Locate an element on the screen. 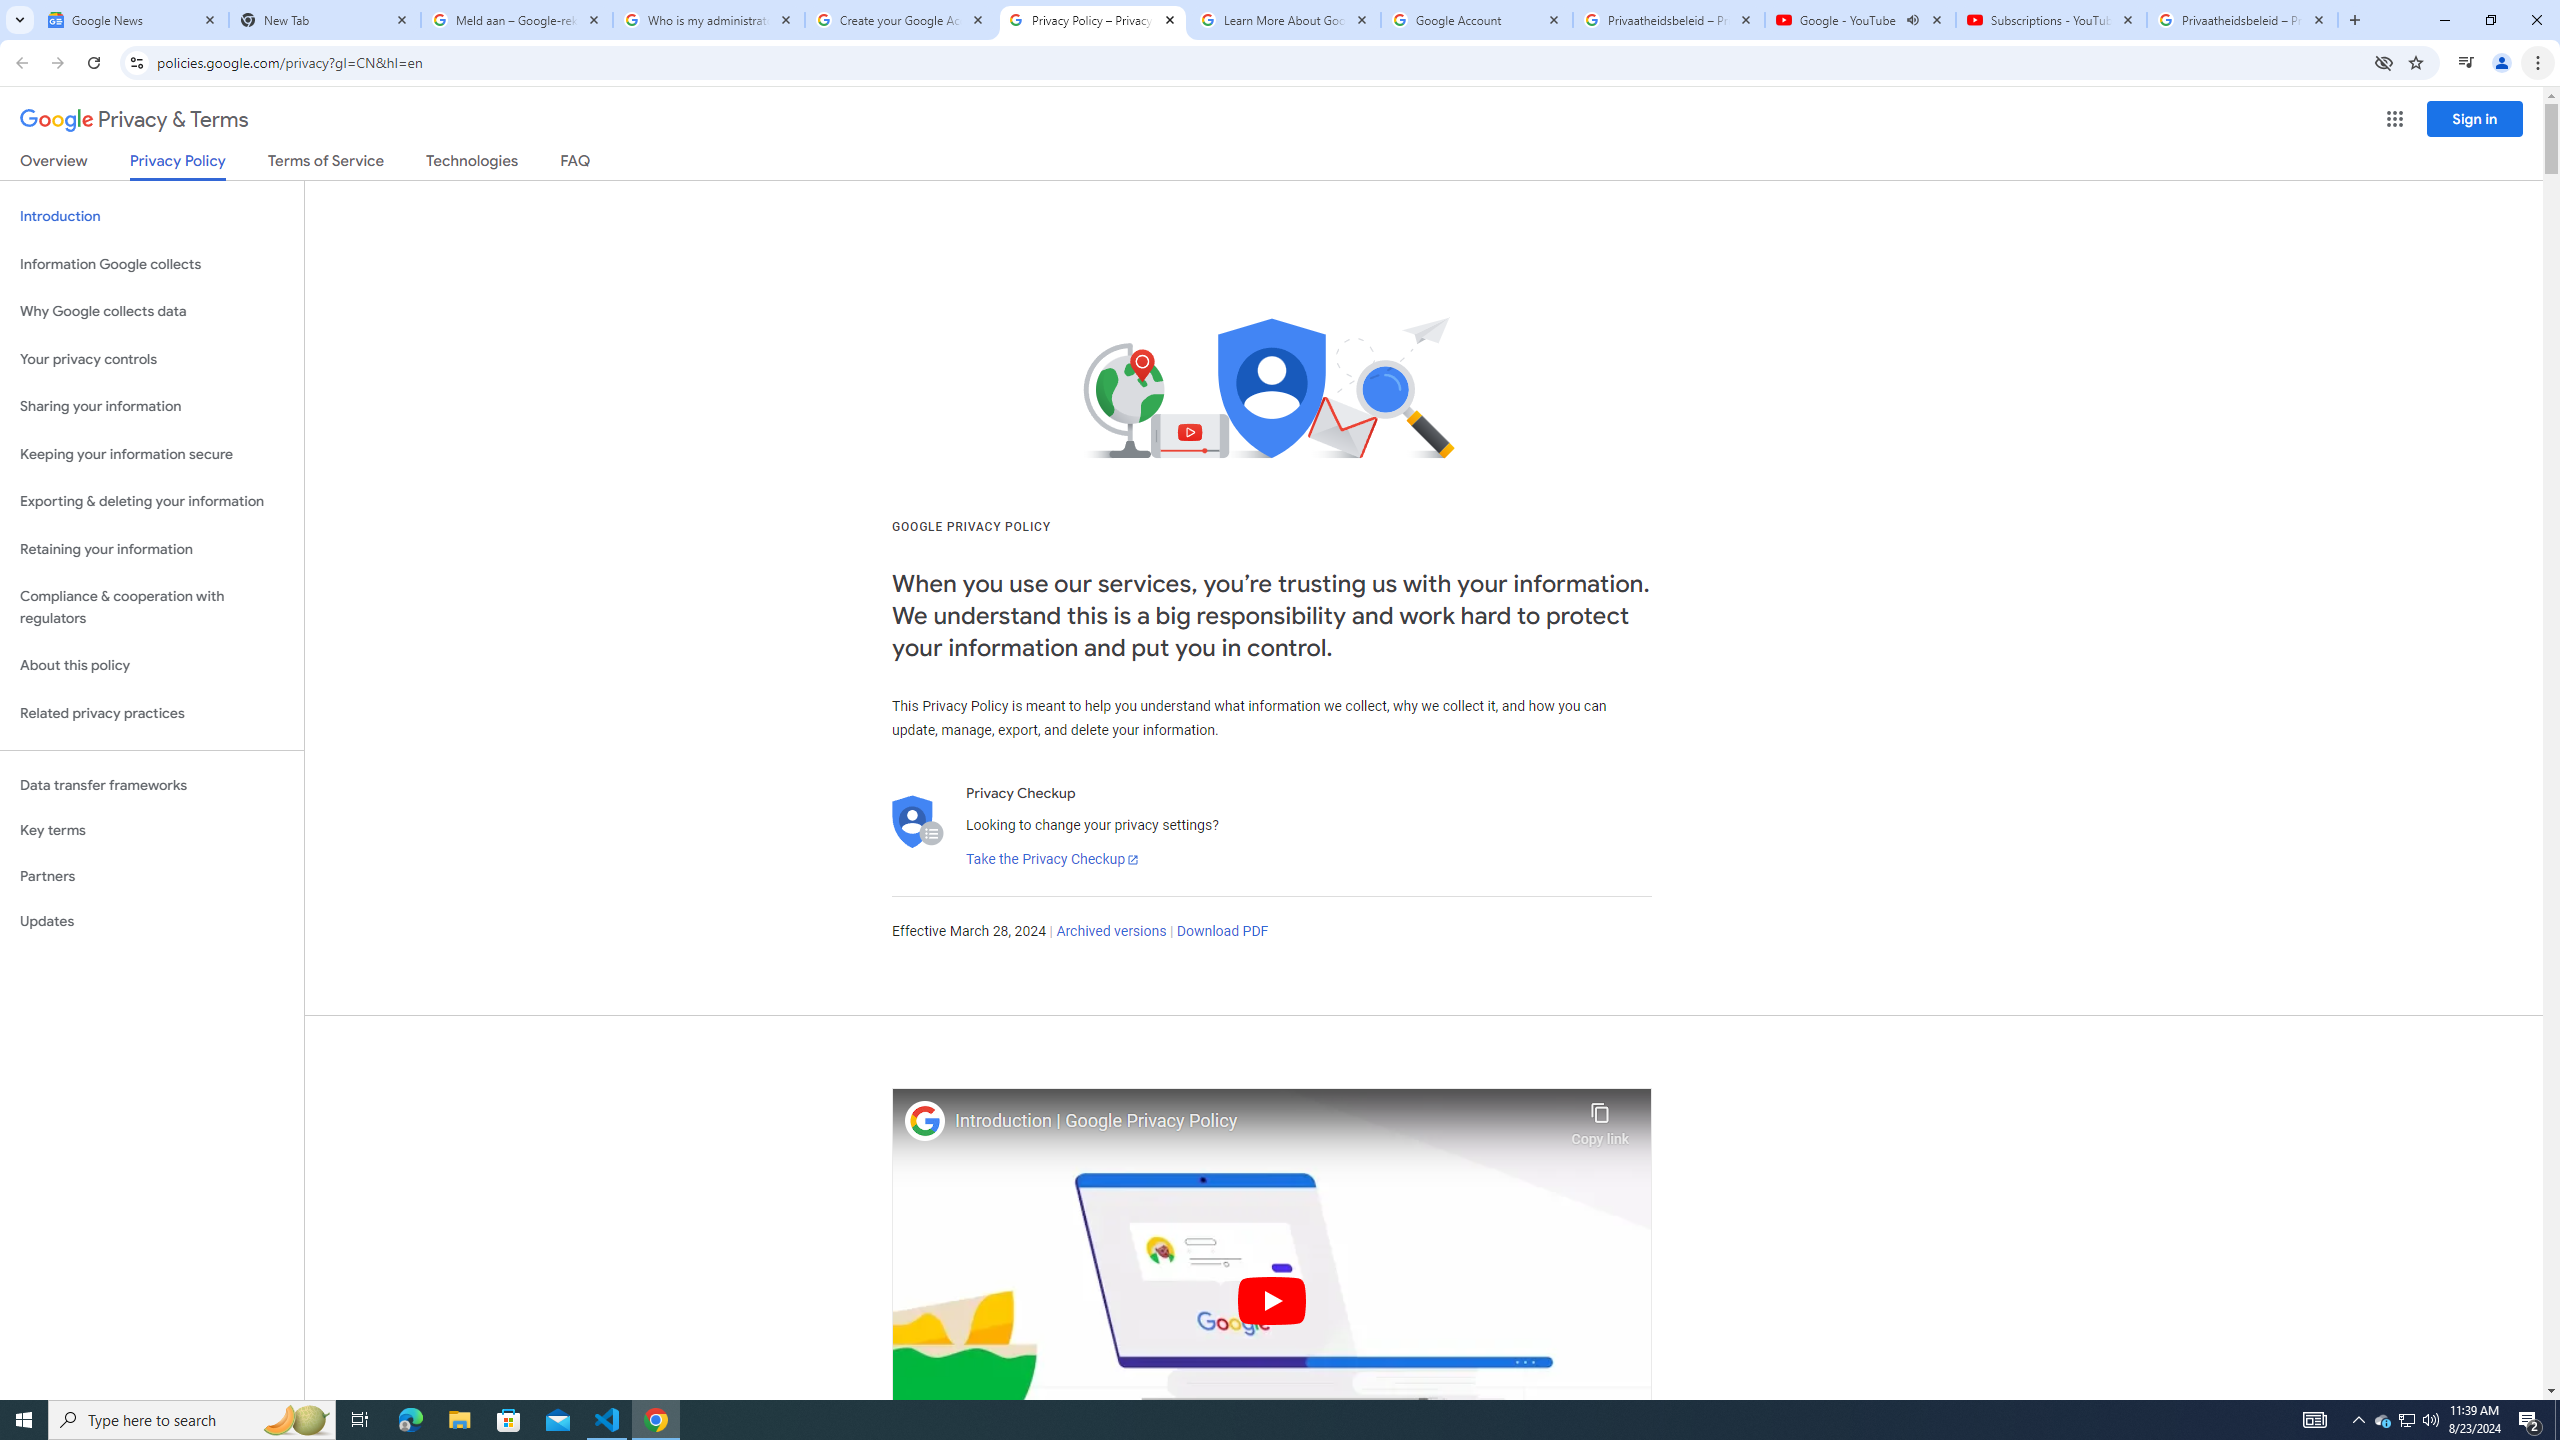 This screenshot has height=1440, width=2560. 'Sharing your information' is located at coordinates (151, 405).